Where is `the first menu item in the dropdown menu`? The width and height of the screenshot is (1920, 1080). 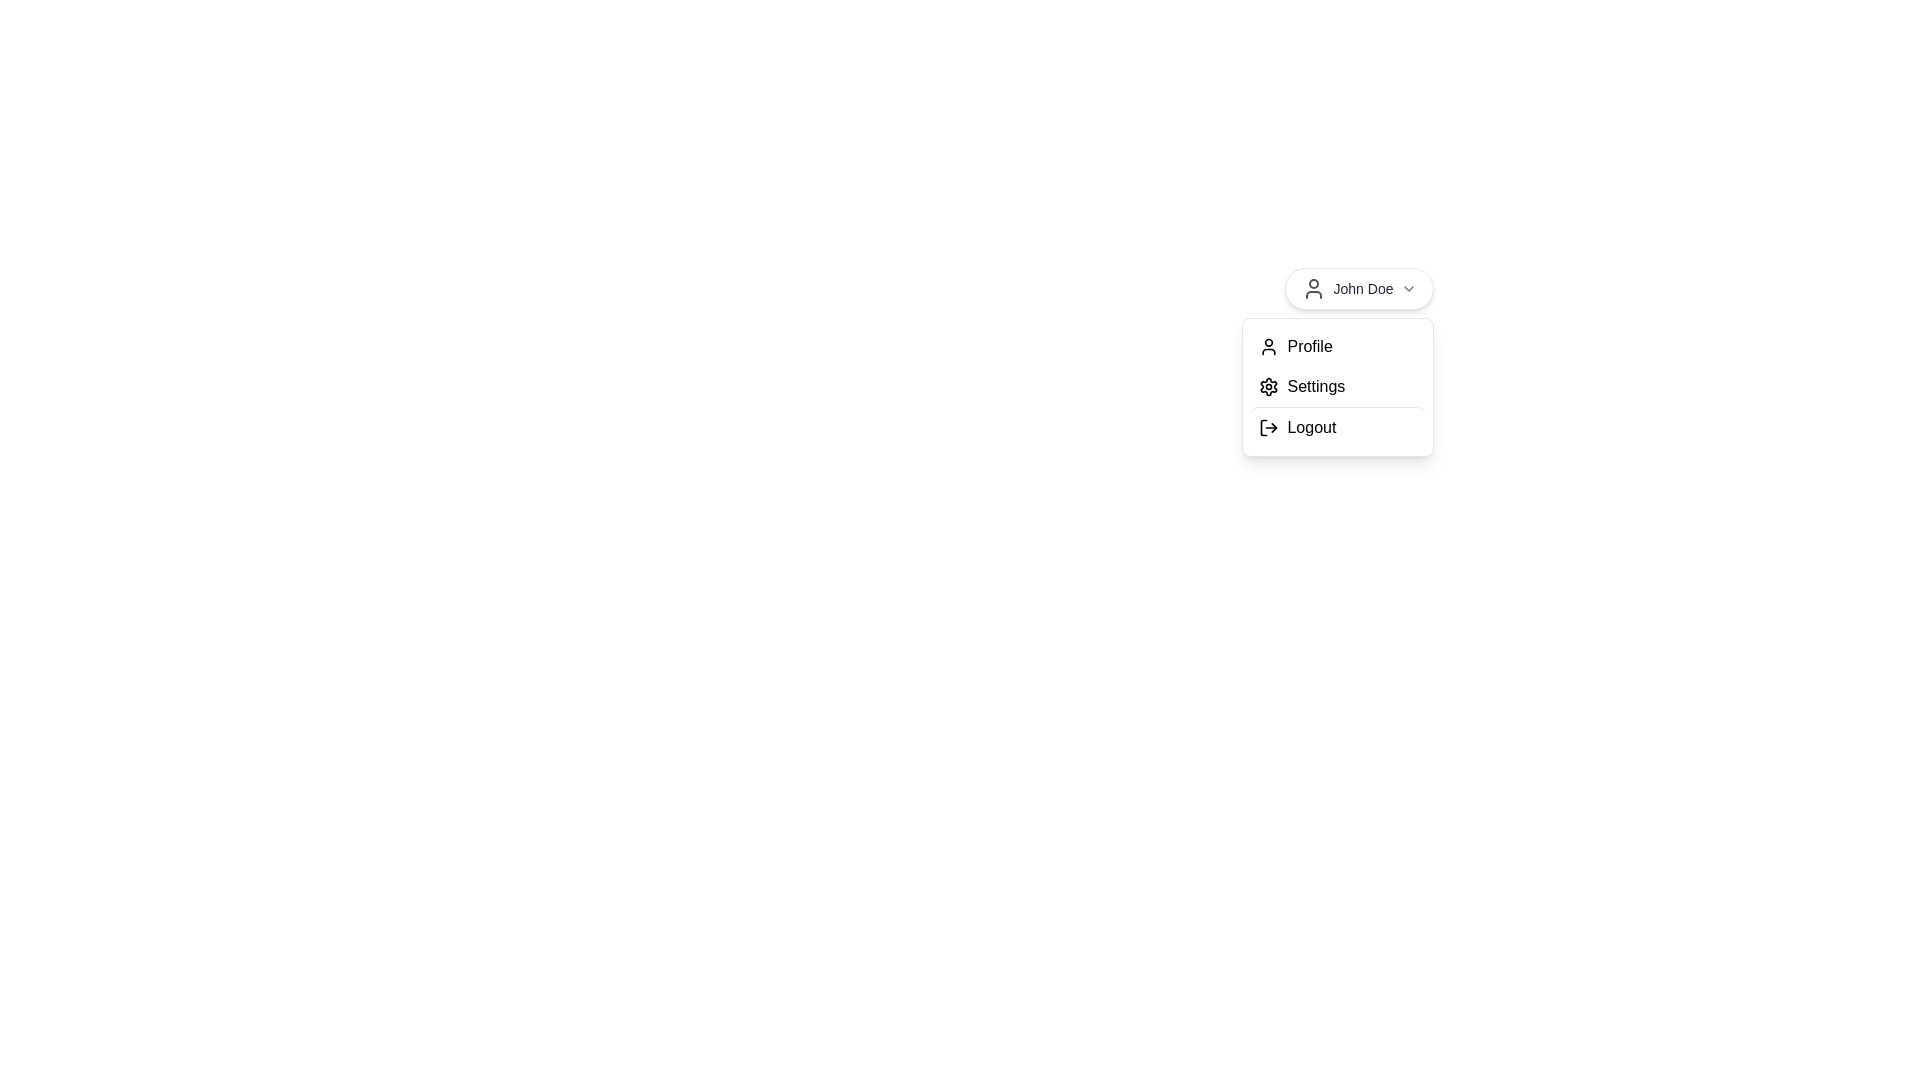 the first menu item in the dropdown menu is located at coordinates (1338, 346).